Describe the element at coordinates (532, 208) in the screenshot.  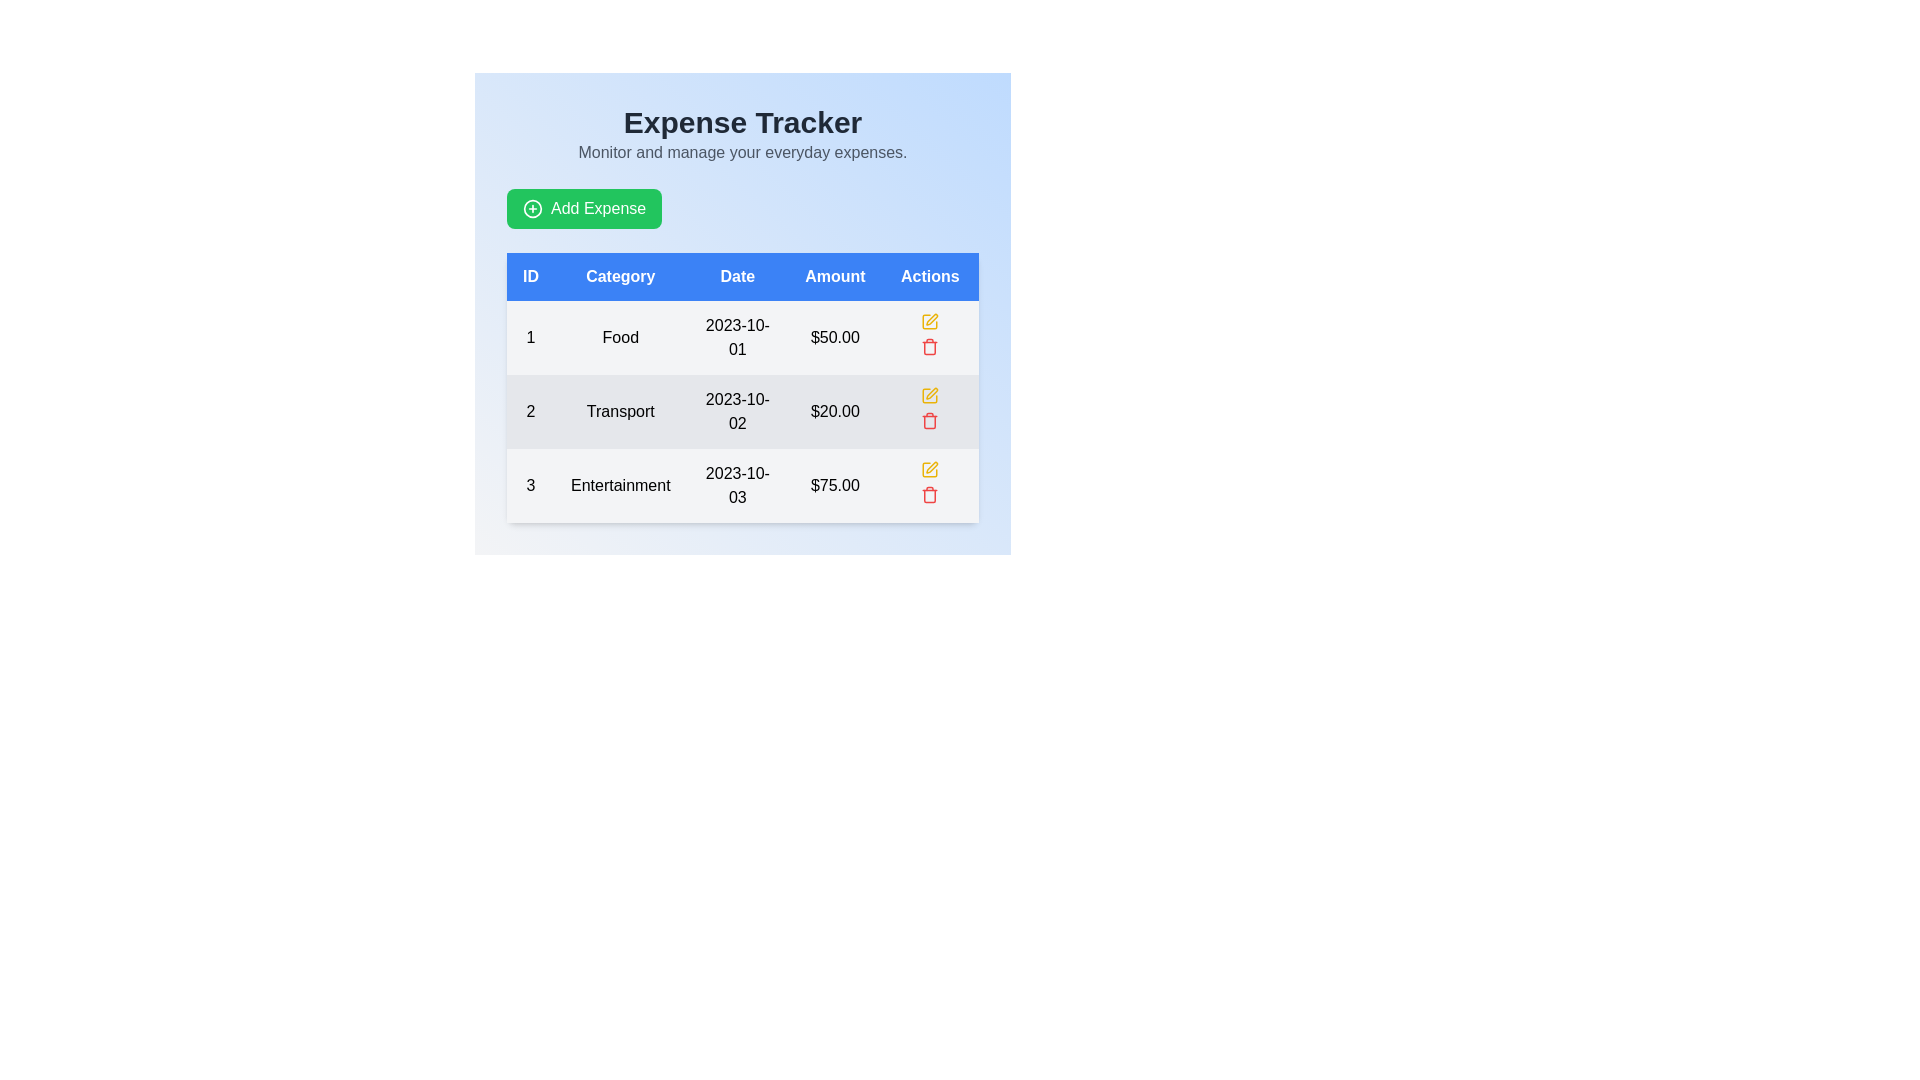
I see `the icon located to the left of the 'Add Expense' text` at that location.